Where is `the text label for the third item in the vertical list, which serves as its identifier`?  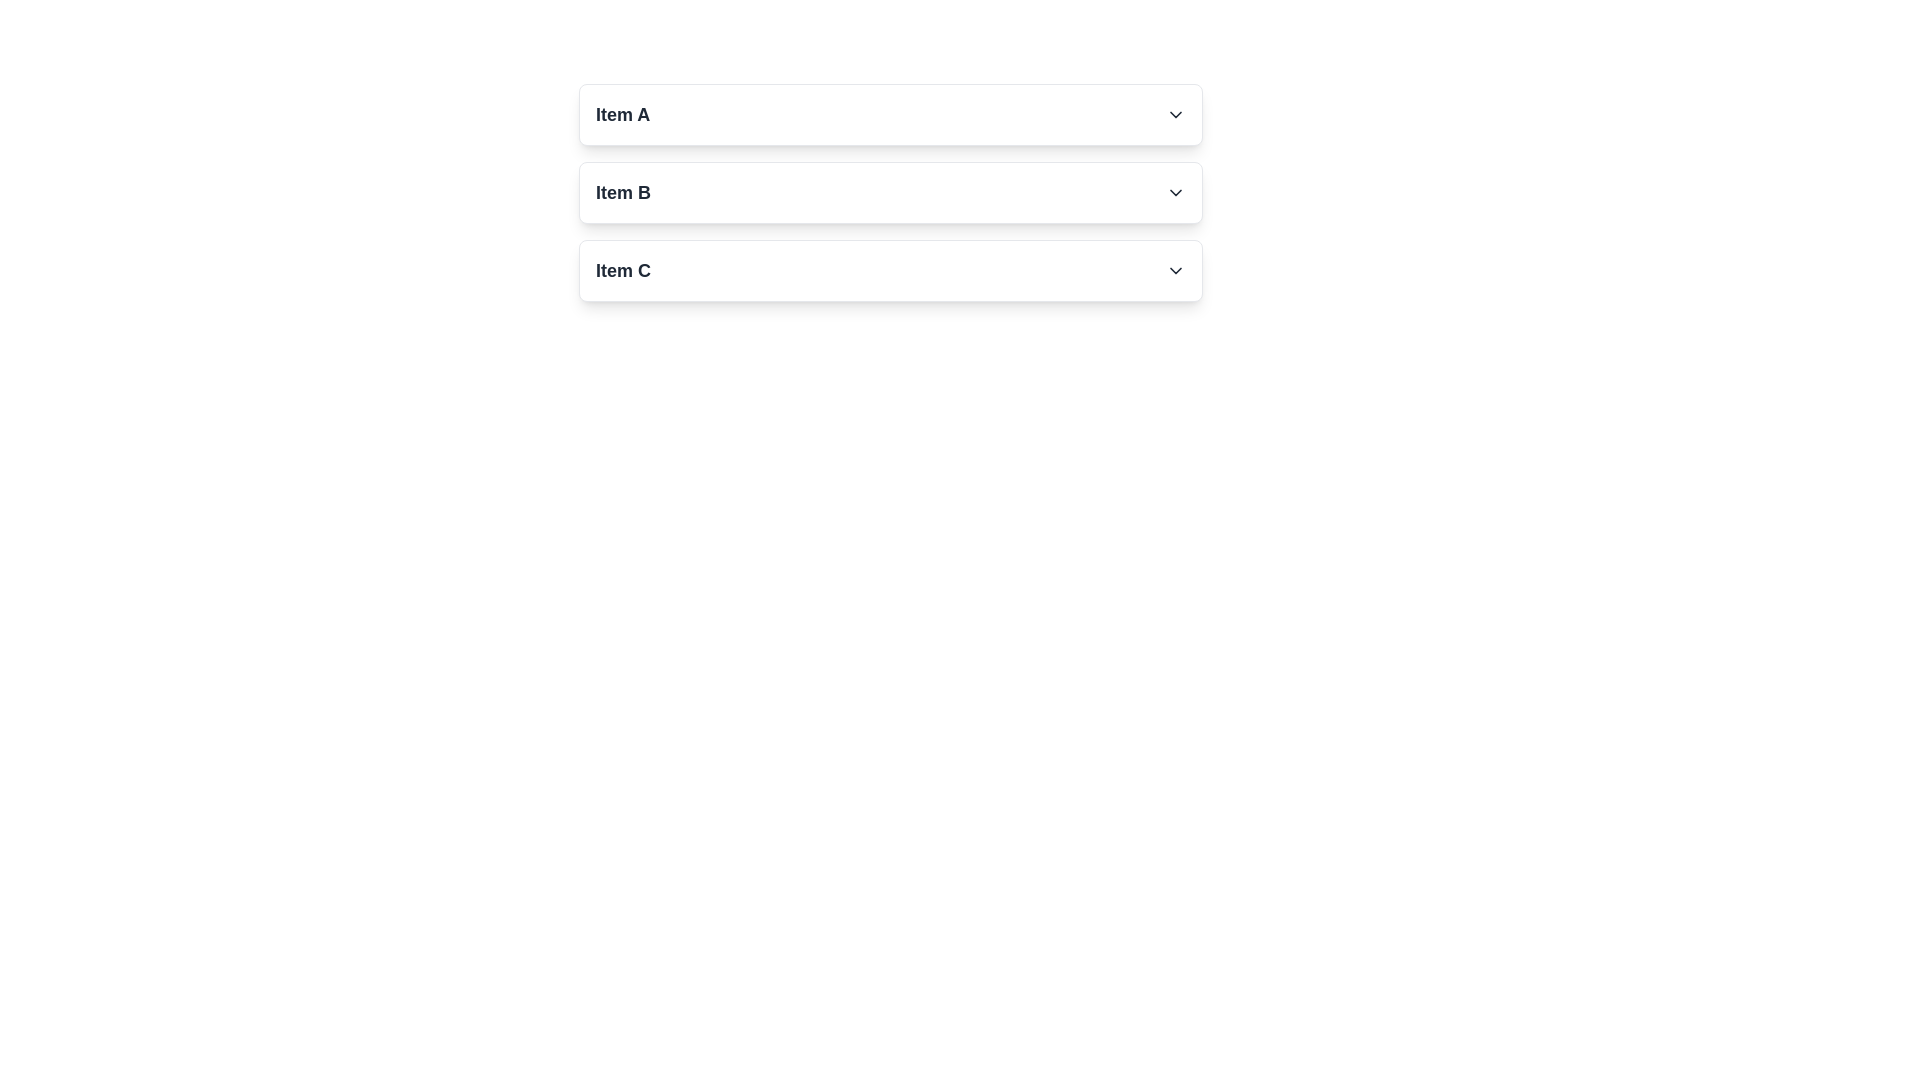 the text label for the third item in the vertical list, which serves as its identifier is located at coordinates (622, 270).